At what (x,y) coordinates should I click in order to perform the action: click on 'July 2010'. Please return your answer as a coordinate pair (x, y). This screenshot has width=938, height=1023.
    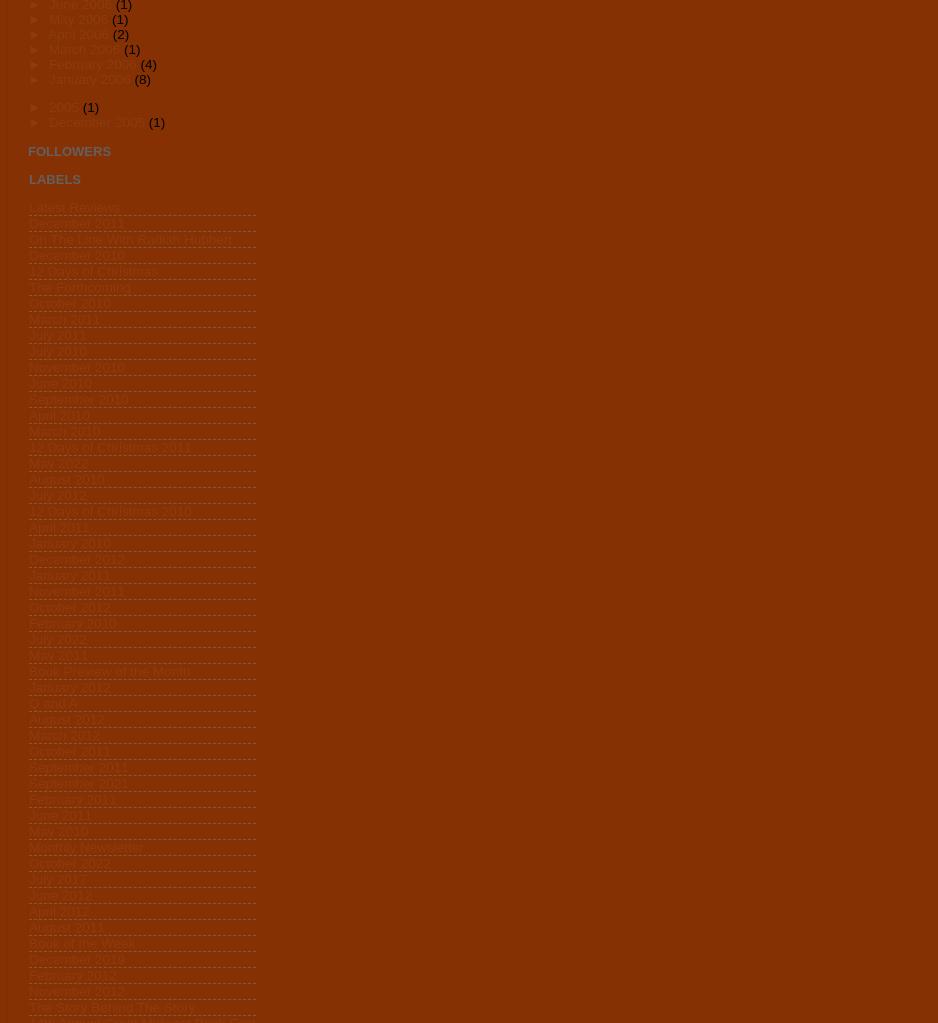
    Looking at the image, I should click on (56, 351).